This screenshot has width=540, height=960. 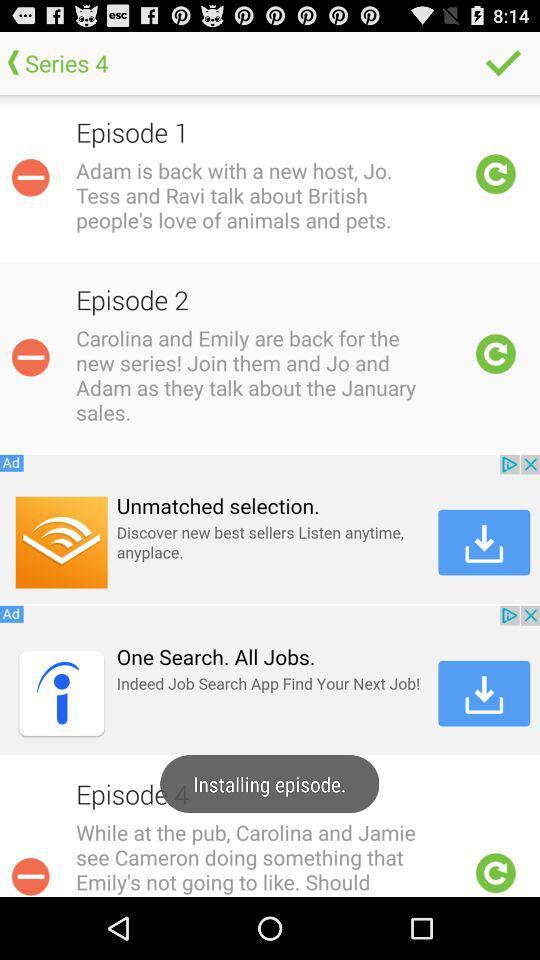 What do you see at coordinates (495, 872) in the screenshot?
I see `reloading the option` at bounding box center [495, 872].